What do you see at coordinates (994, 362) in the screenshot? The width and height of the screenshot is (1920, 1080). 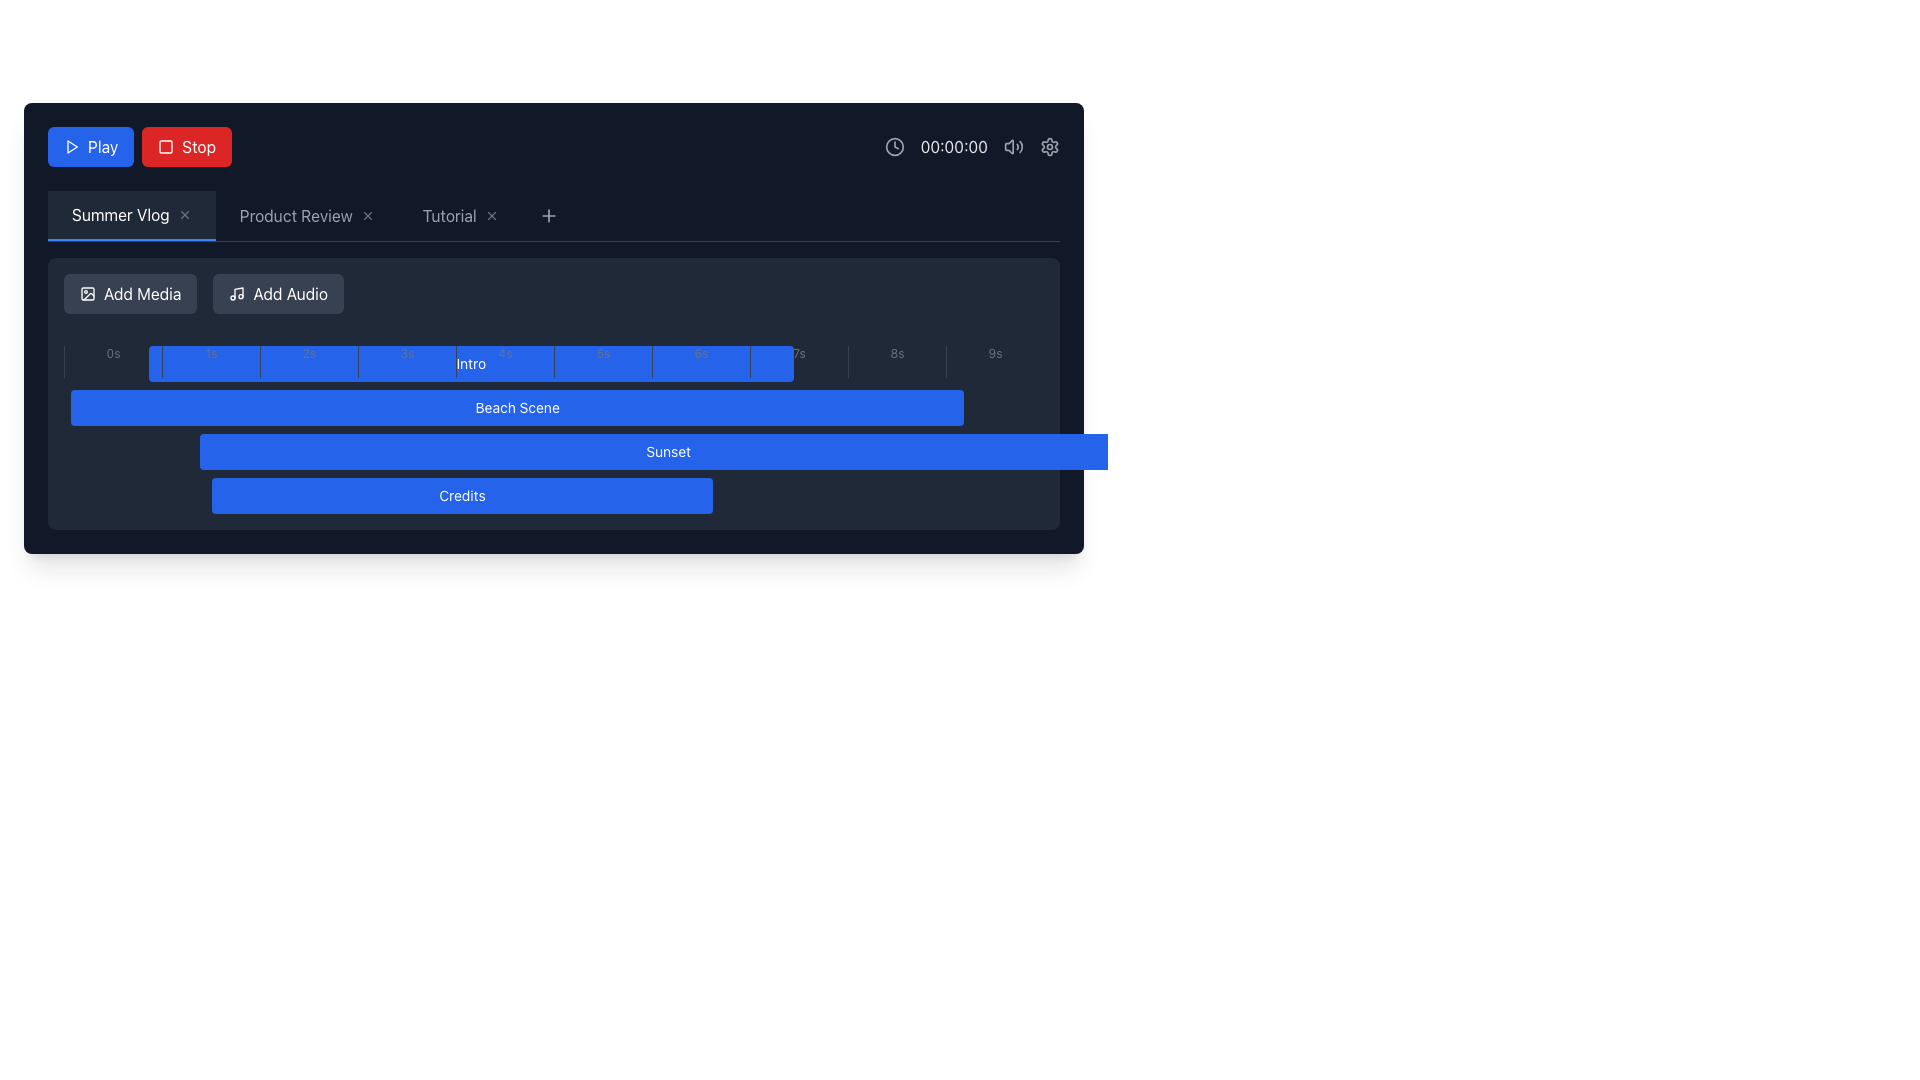 I see `the last time marker labeled '9s' in the timeline section, which serves as a time marker for navigation or reference` at bounding box center [994, 362].